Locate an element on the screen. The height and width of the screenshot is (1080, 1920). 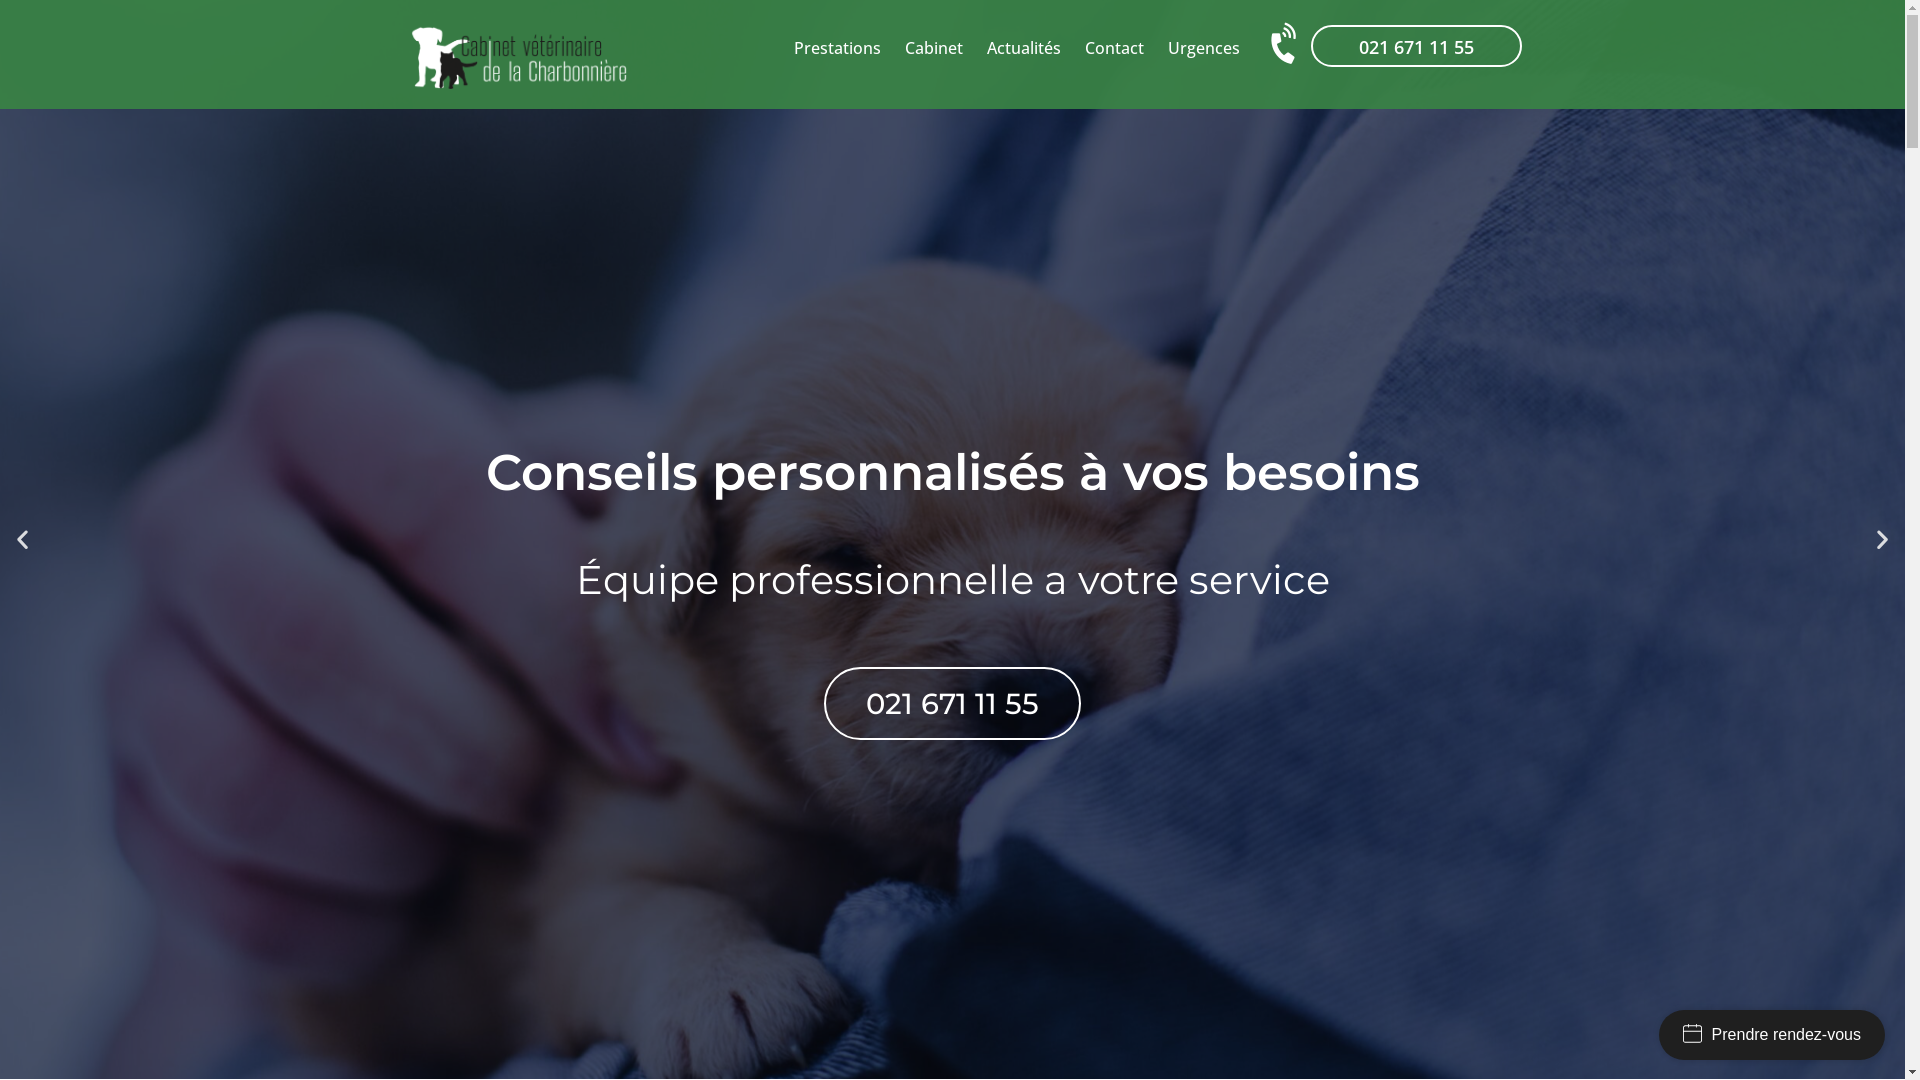
'Cabinet' is located at coordinates (933, 46).